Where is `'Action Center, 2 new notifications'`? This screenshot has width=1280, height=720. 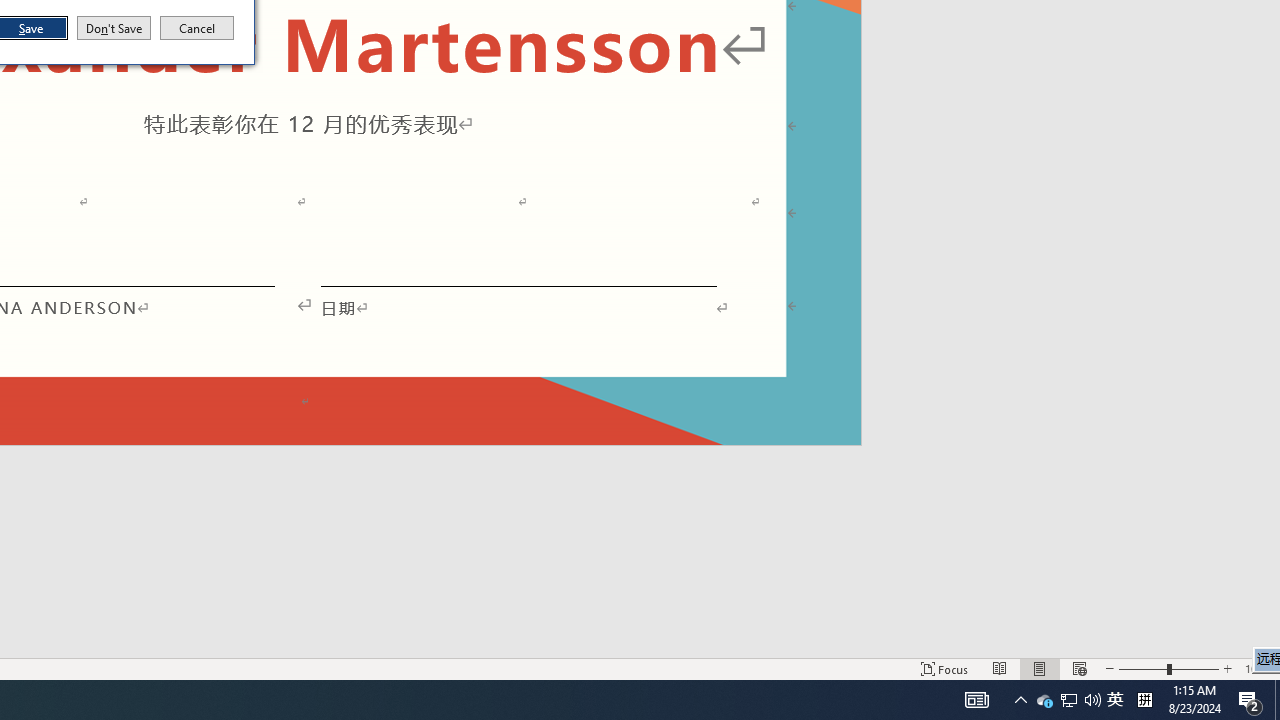
'Action Center, 2 new notifications' is located at coordinates (1250, 698).